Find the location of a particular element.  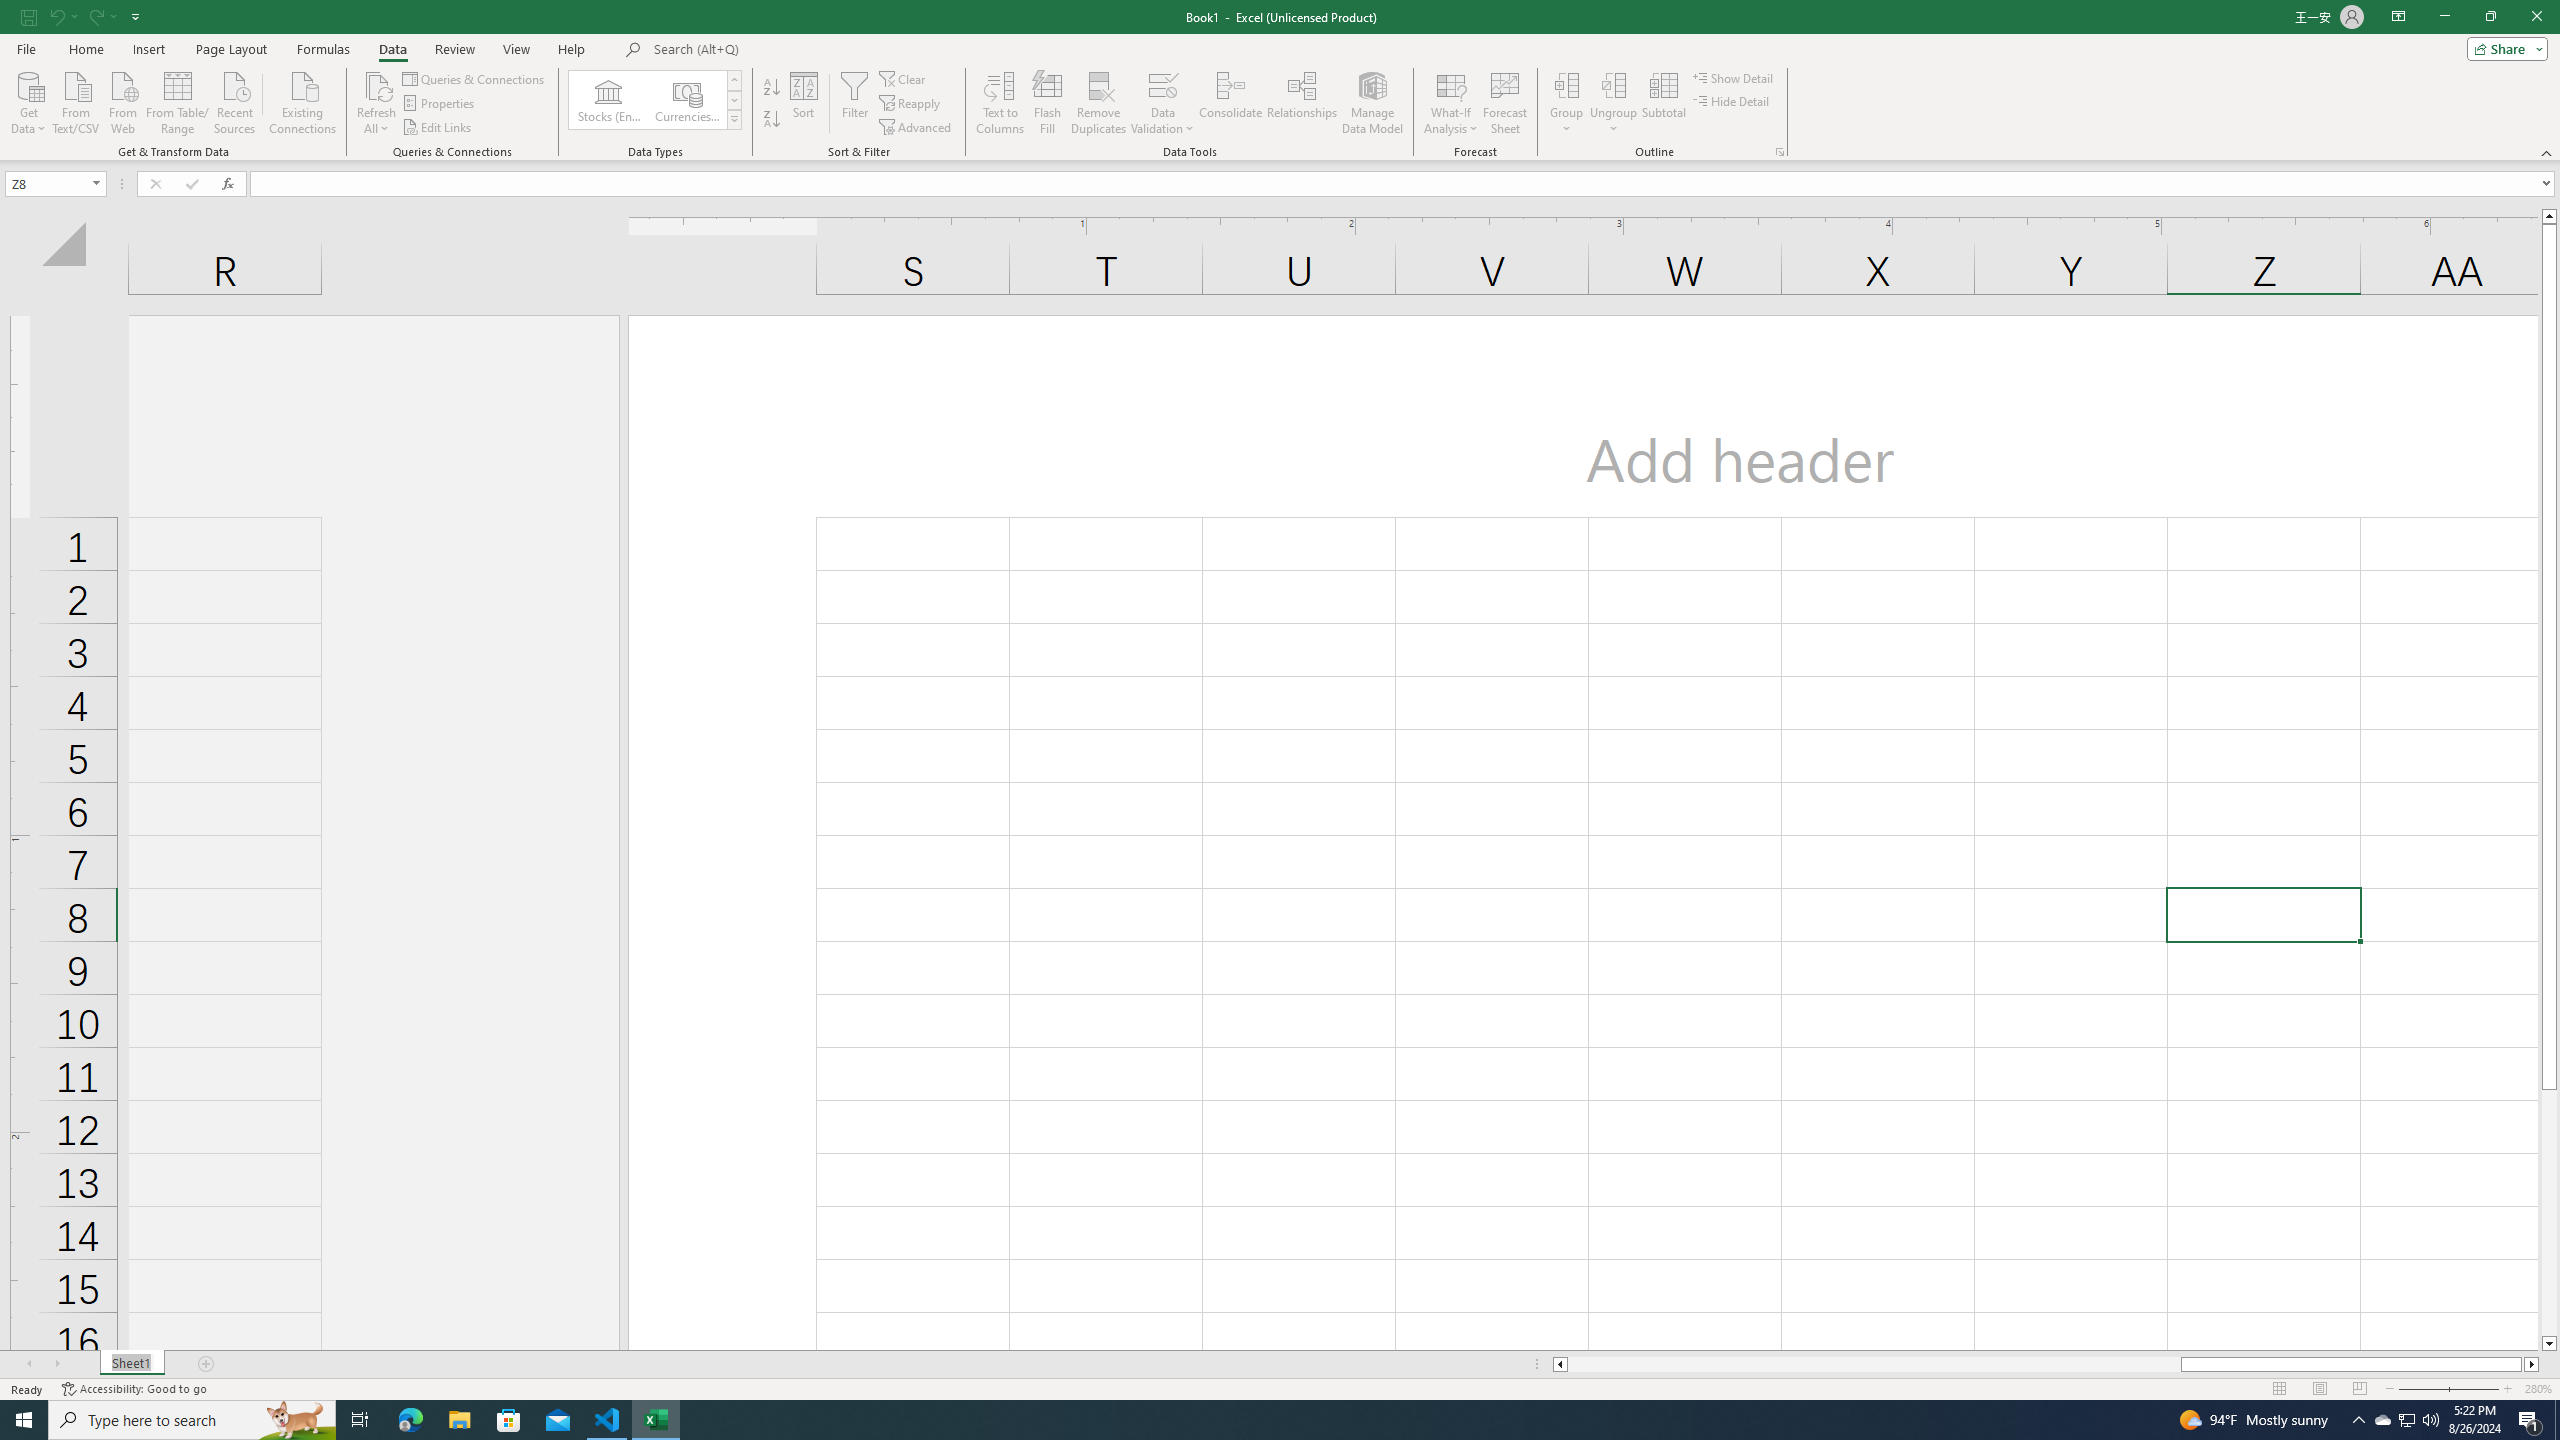

'Recent Sources' is located at coordinates (235, 100).